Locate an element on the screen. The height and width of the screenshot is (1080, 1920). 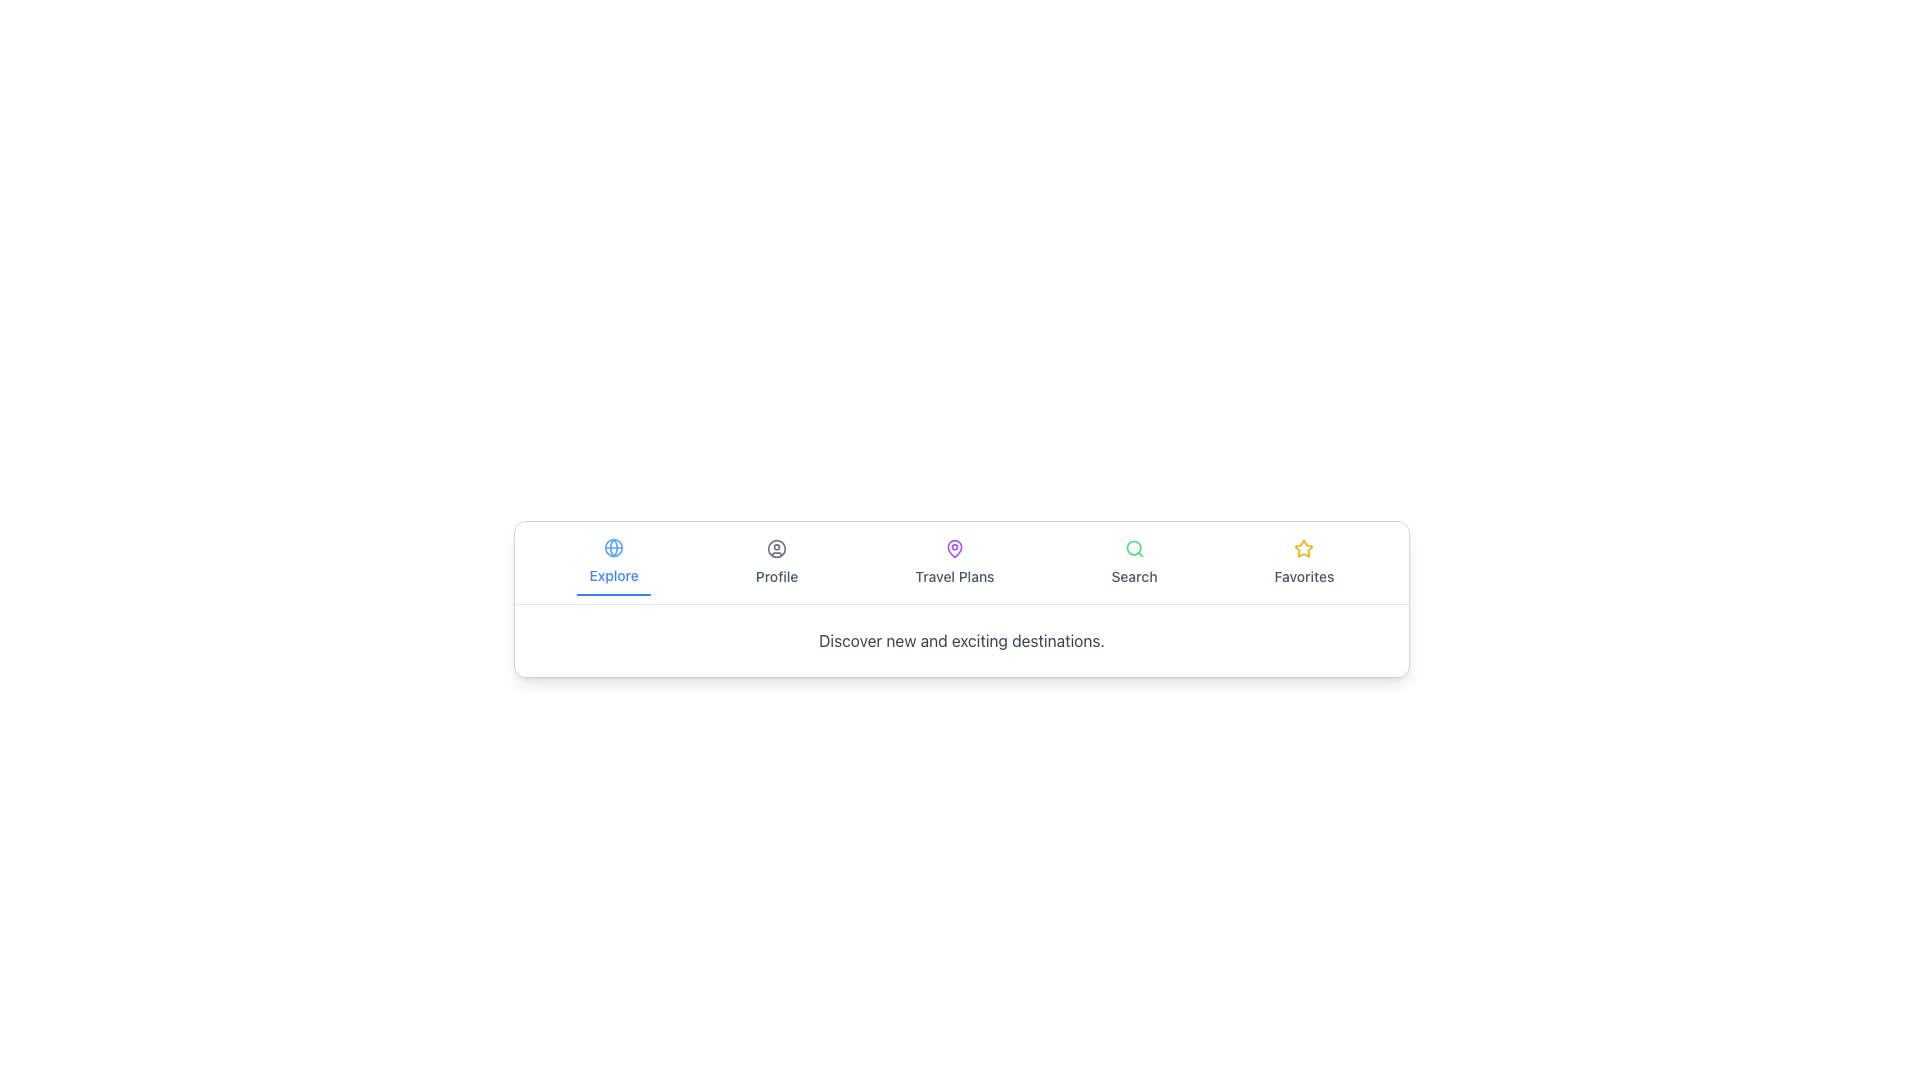
the small green circle within the magnifying glass icon in the navigation bar, positioned above the 'Search' label is located at coordinates (1133, 548).